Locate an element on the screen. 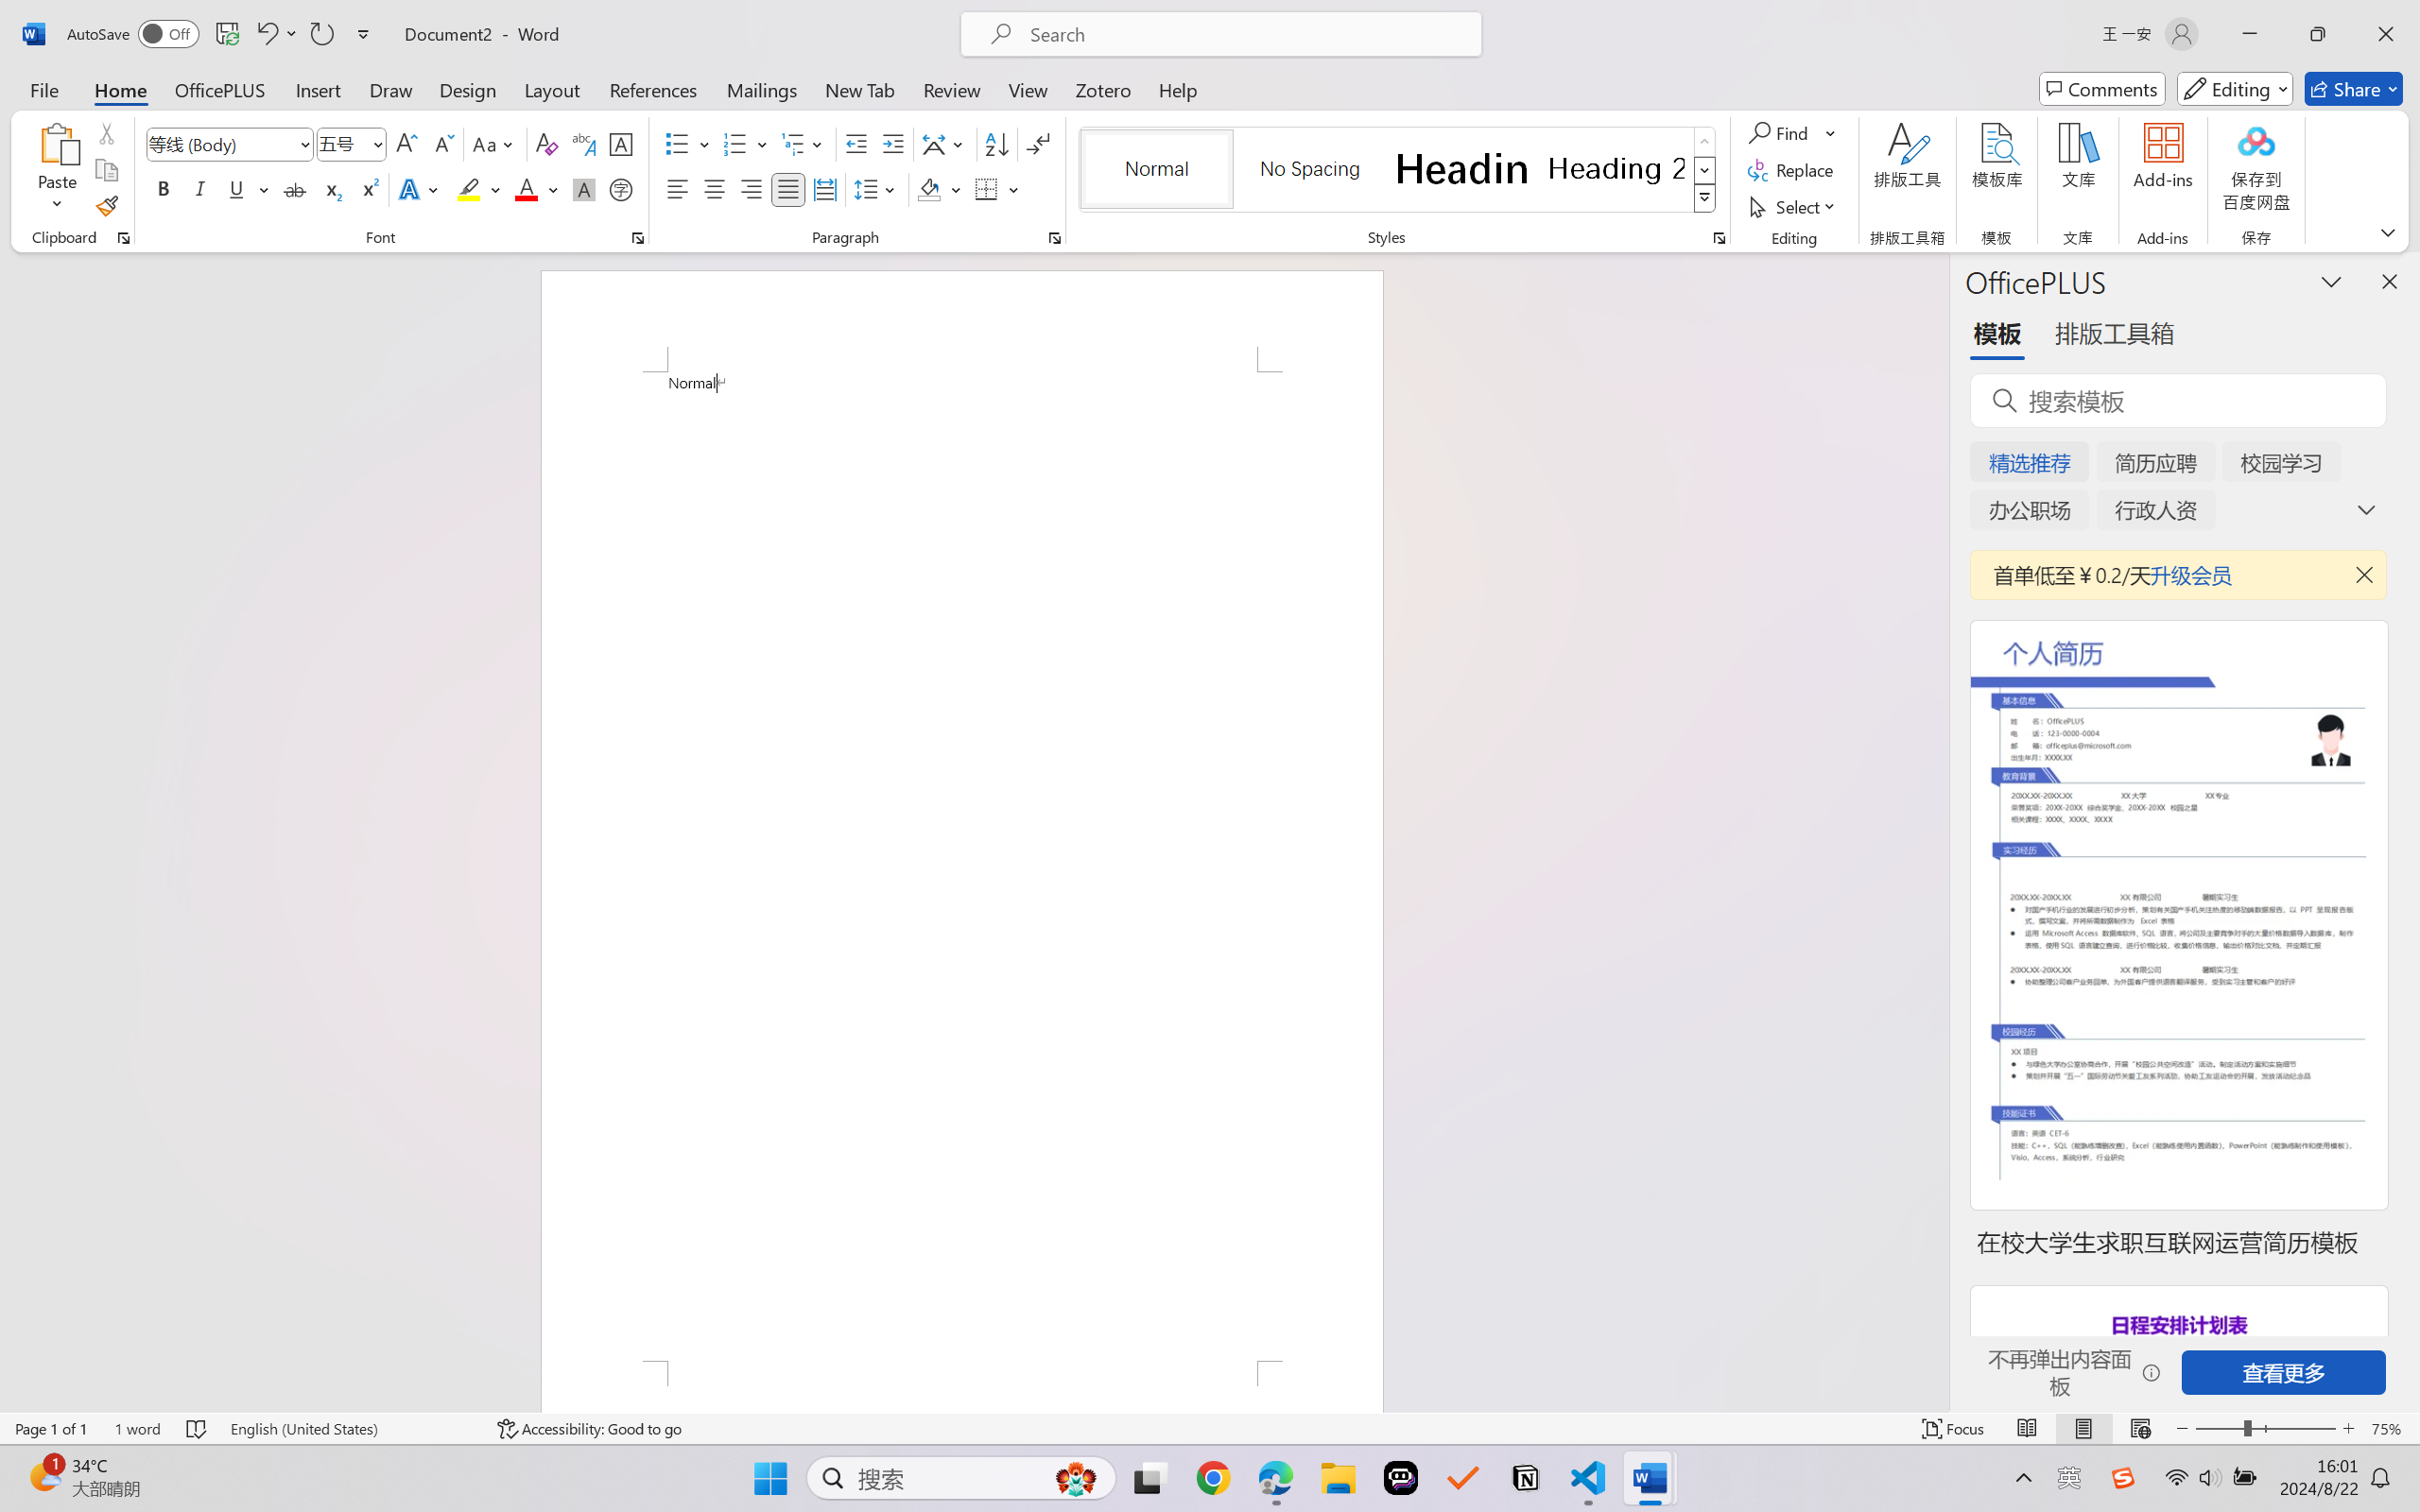  'Bullets' is located at coordinates (687, 144).